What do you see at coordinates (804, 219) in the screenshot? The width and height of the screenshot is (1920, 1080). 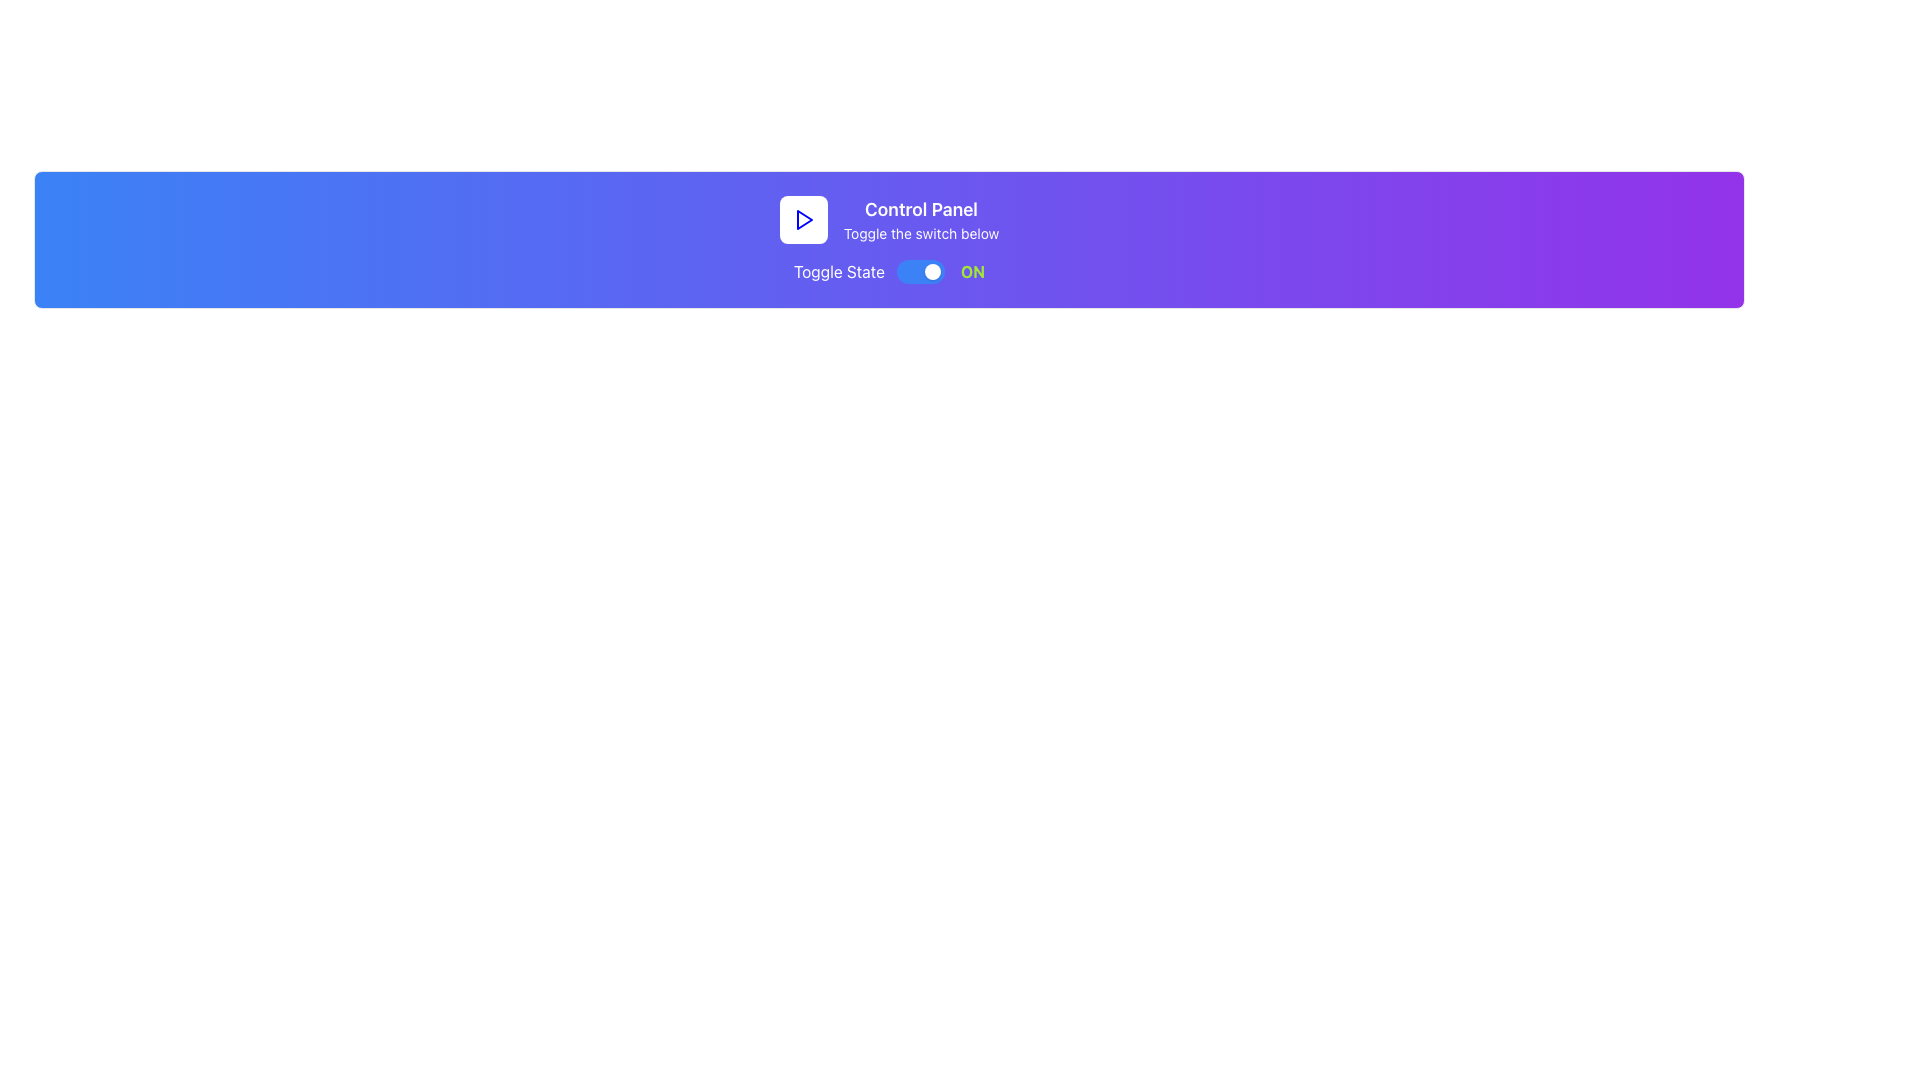 I see `the blue triangular play button icon located to the left of the 'Control Panel' heading` at bounding box center [804, 219].